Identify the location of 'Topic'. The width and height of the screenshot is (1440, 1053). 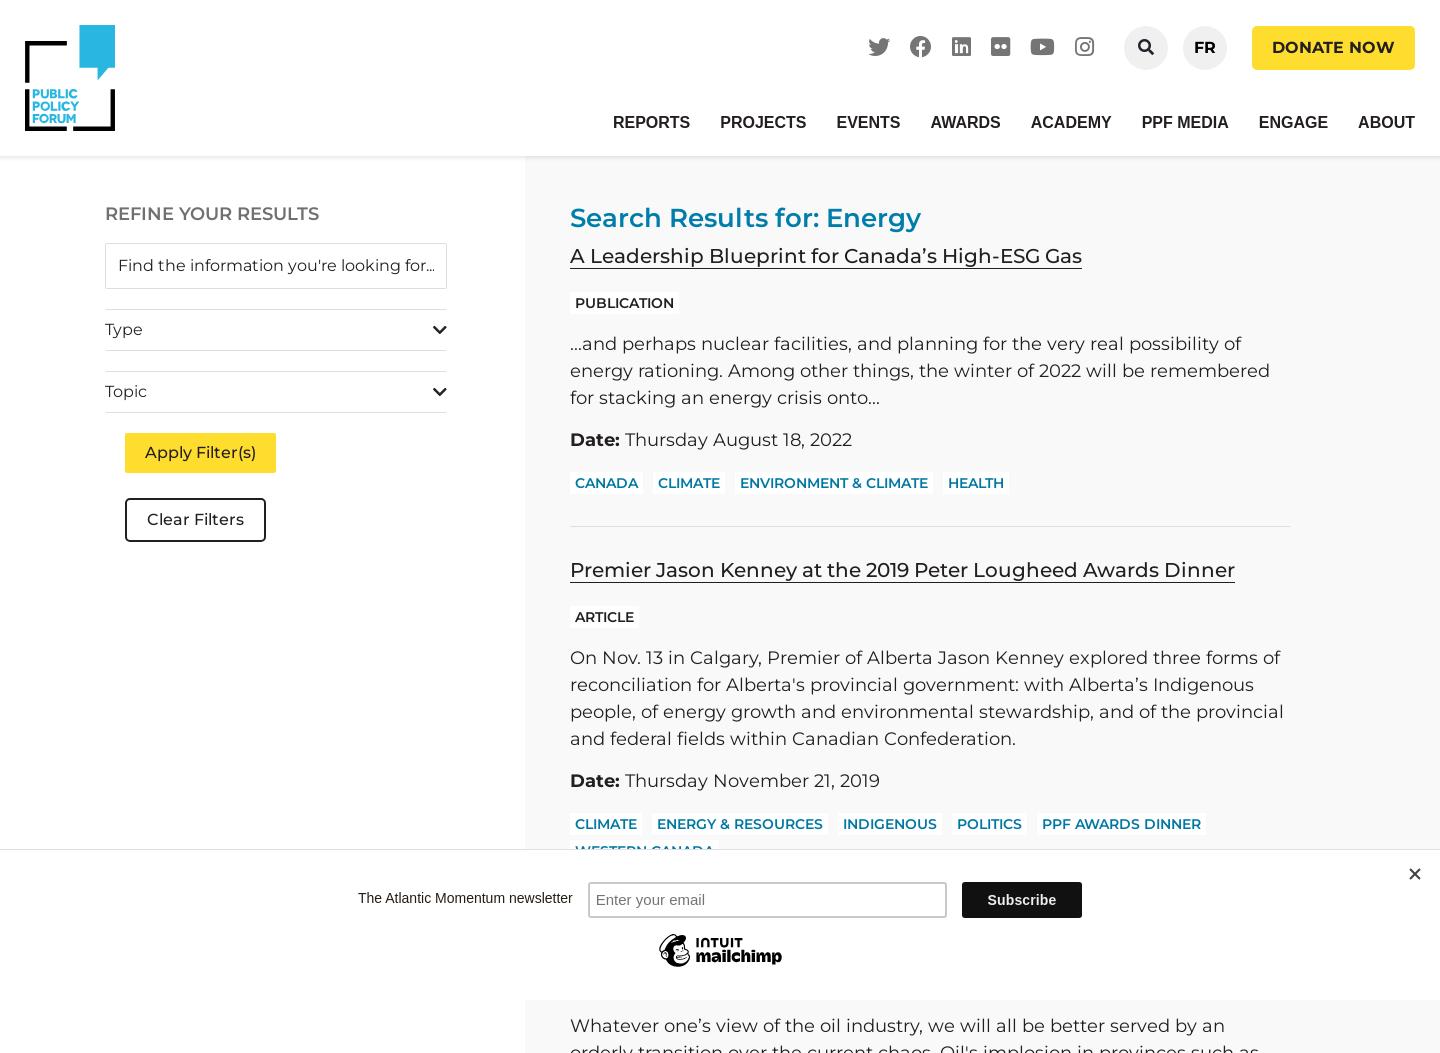
(124, 391).